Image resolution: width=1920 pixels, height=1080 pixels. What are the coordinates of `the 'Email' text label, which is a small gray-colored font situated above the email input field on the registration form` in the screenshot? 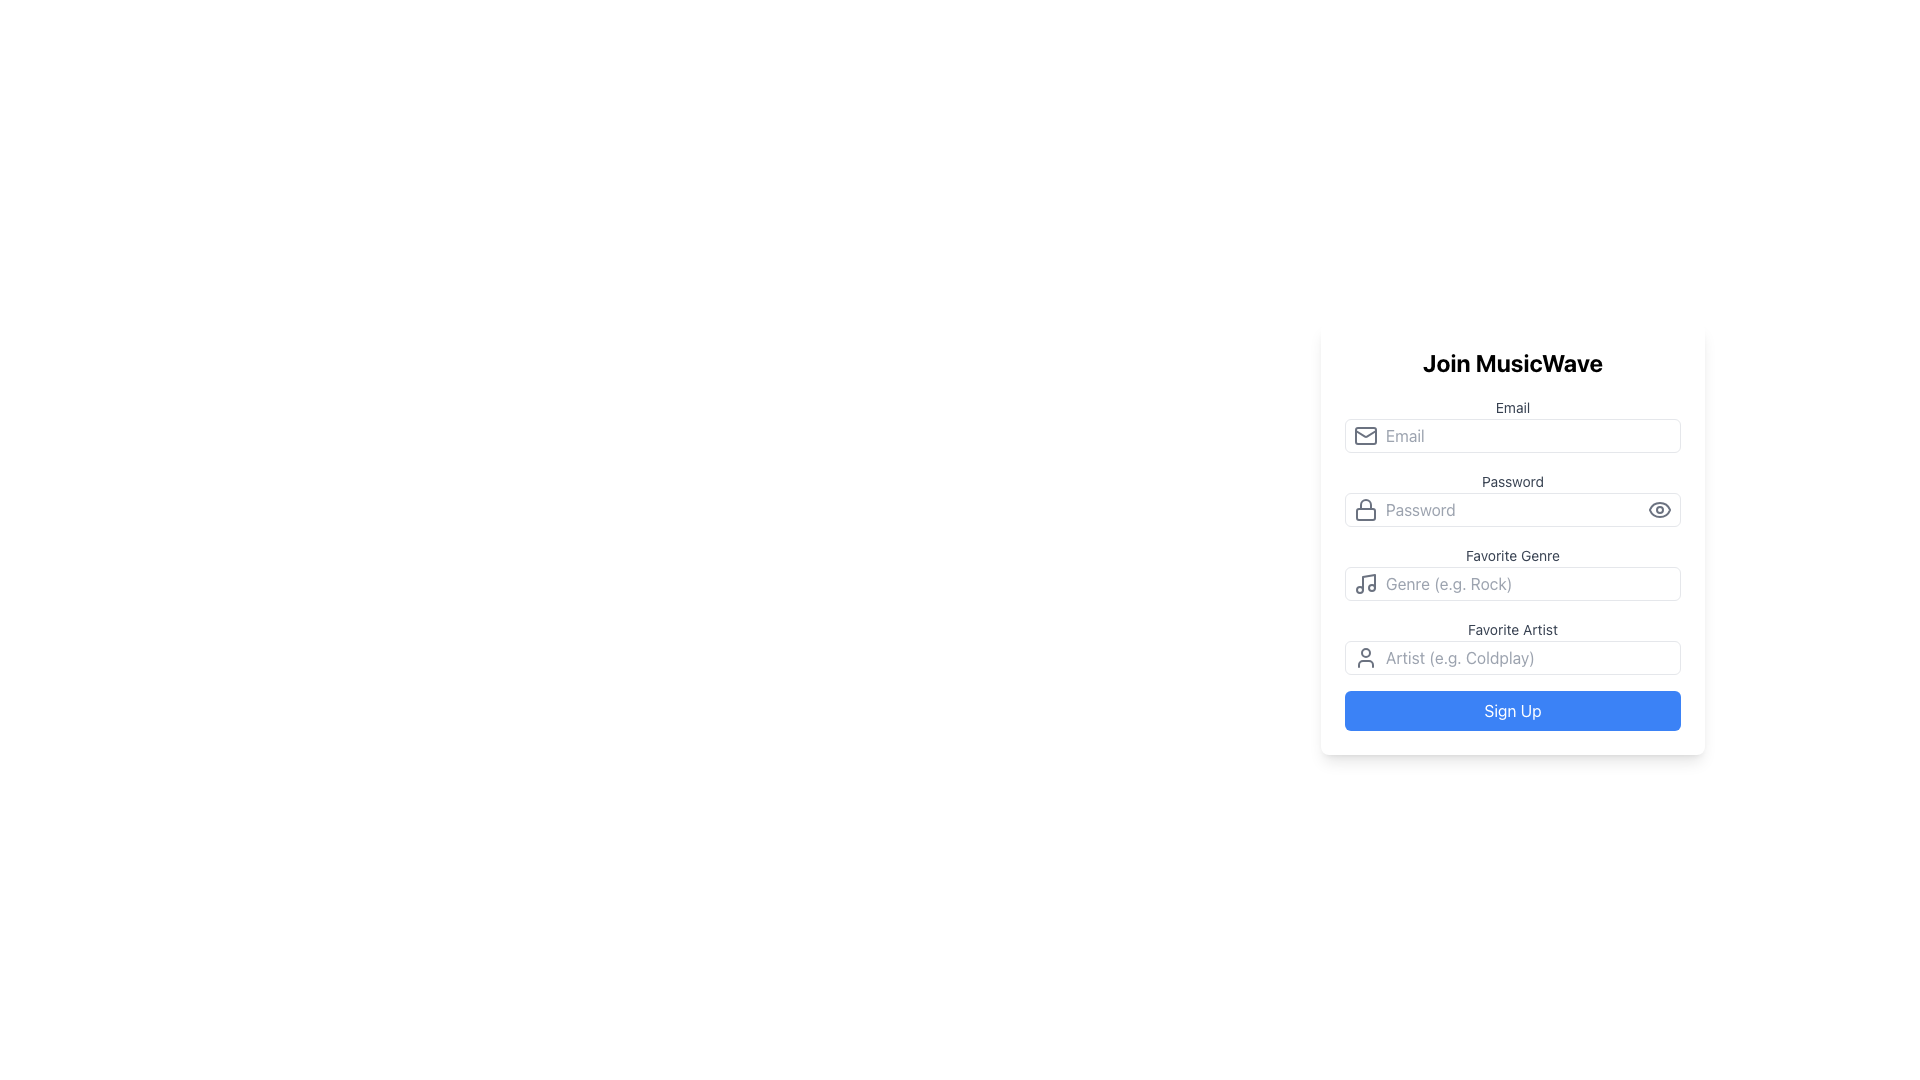 It's located at (1512, 406).